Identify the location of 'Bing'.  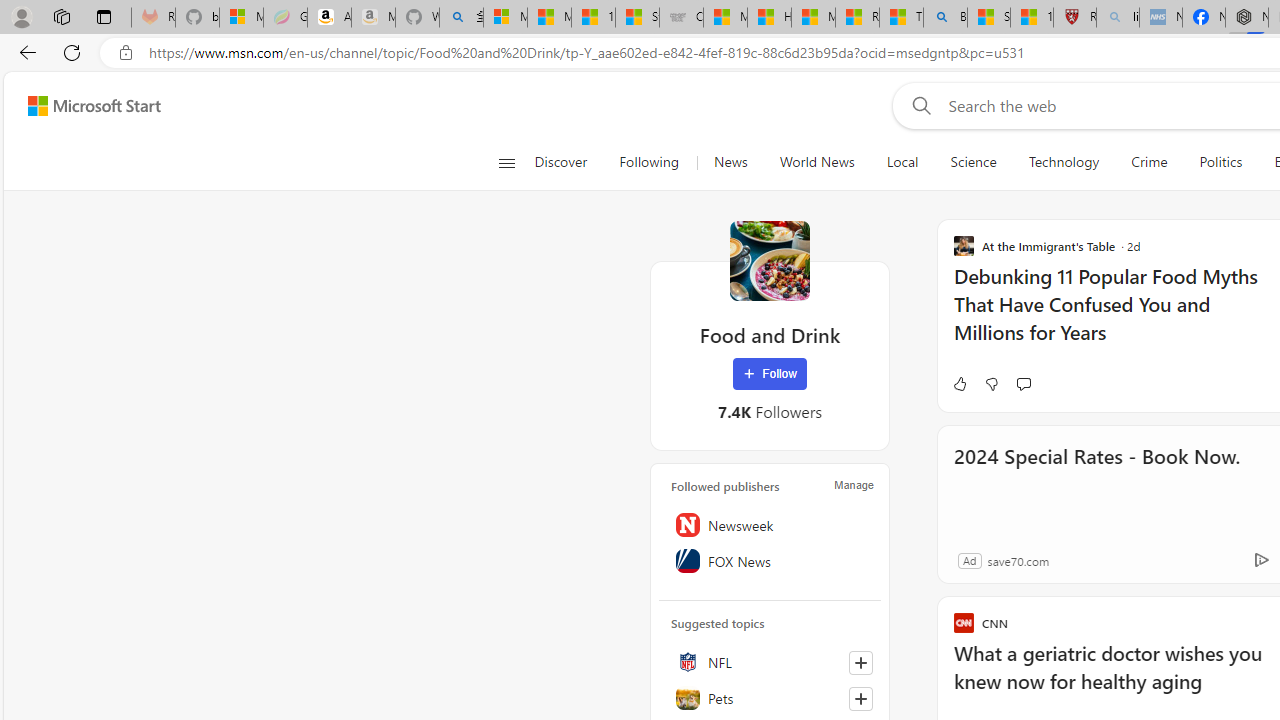
(944, 17).